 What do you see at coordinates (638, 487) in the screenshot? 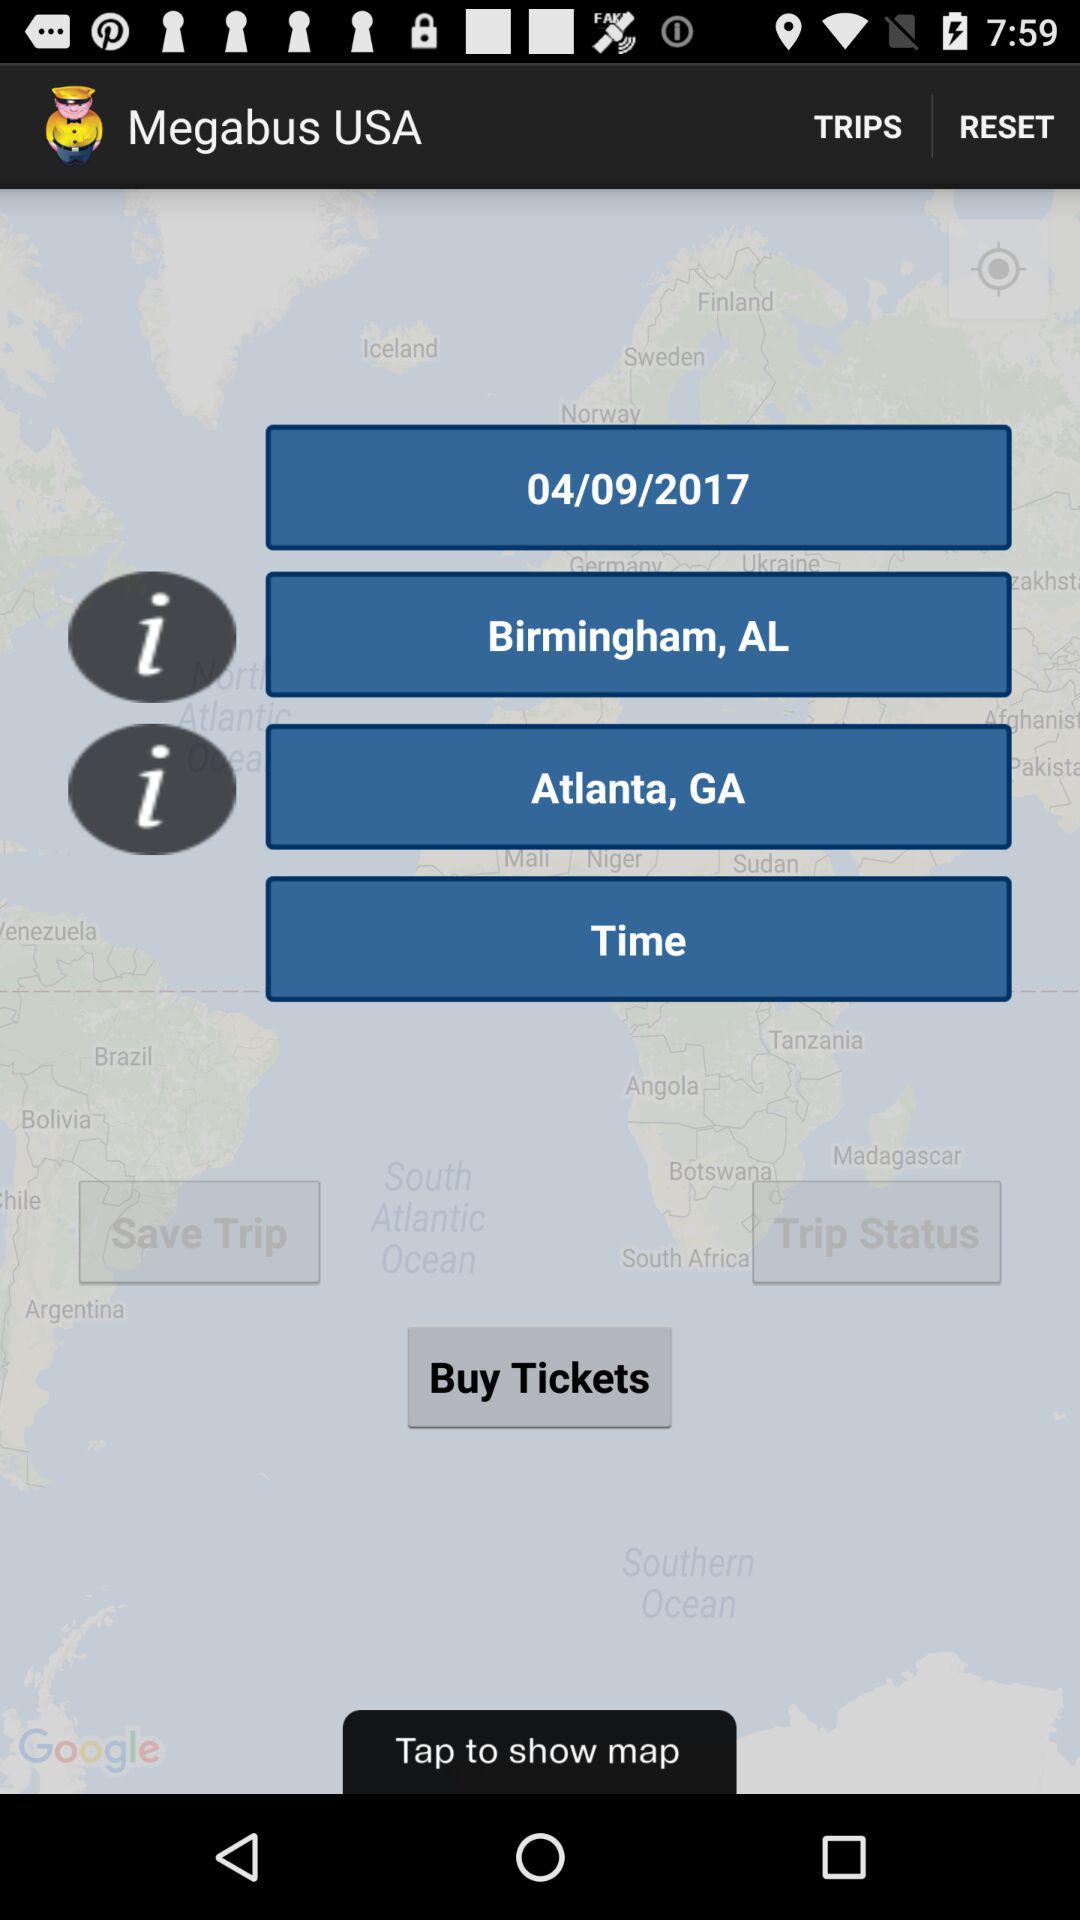
I see `04/09/2017 button` at bounding box center [638, 487].